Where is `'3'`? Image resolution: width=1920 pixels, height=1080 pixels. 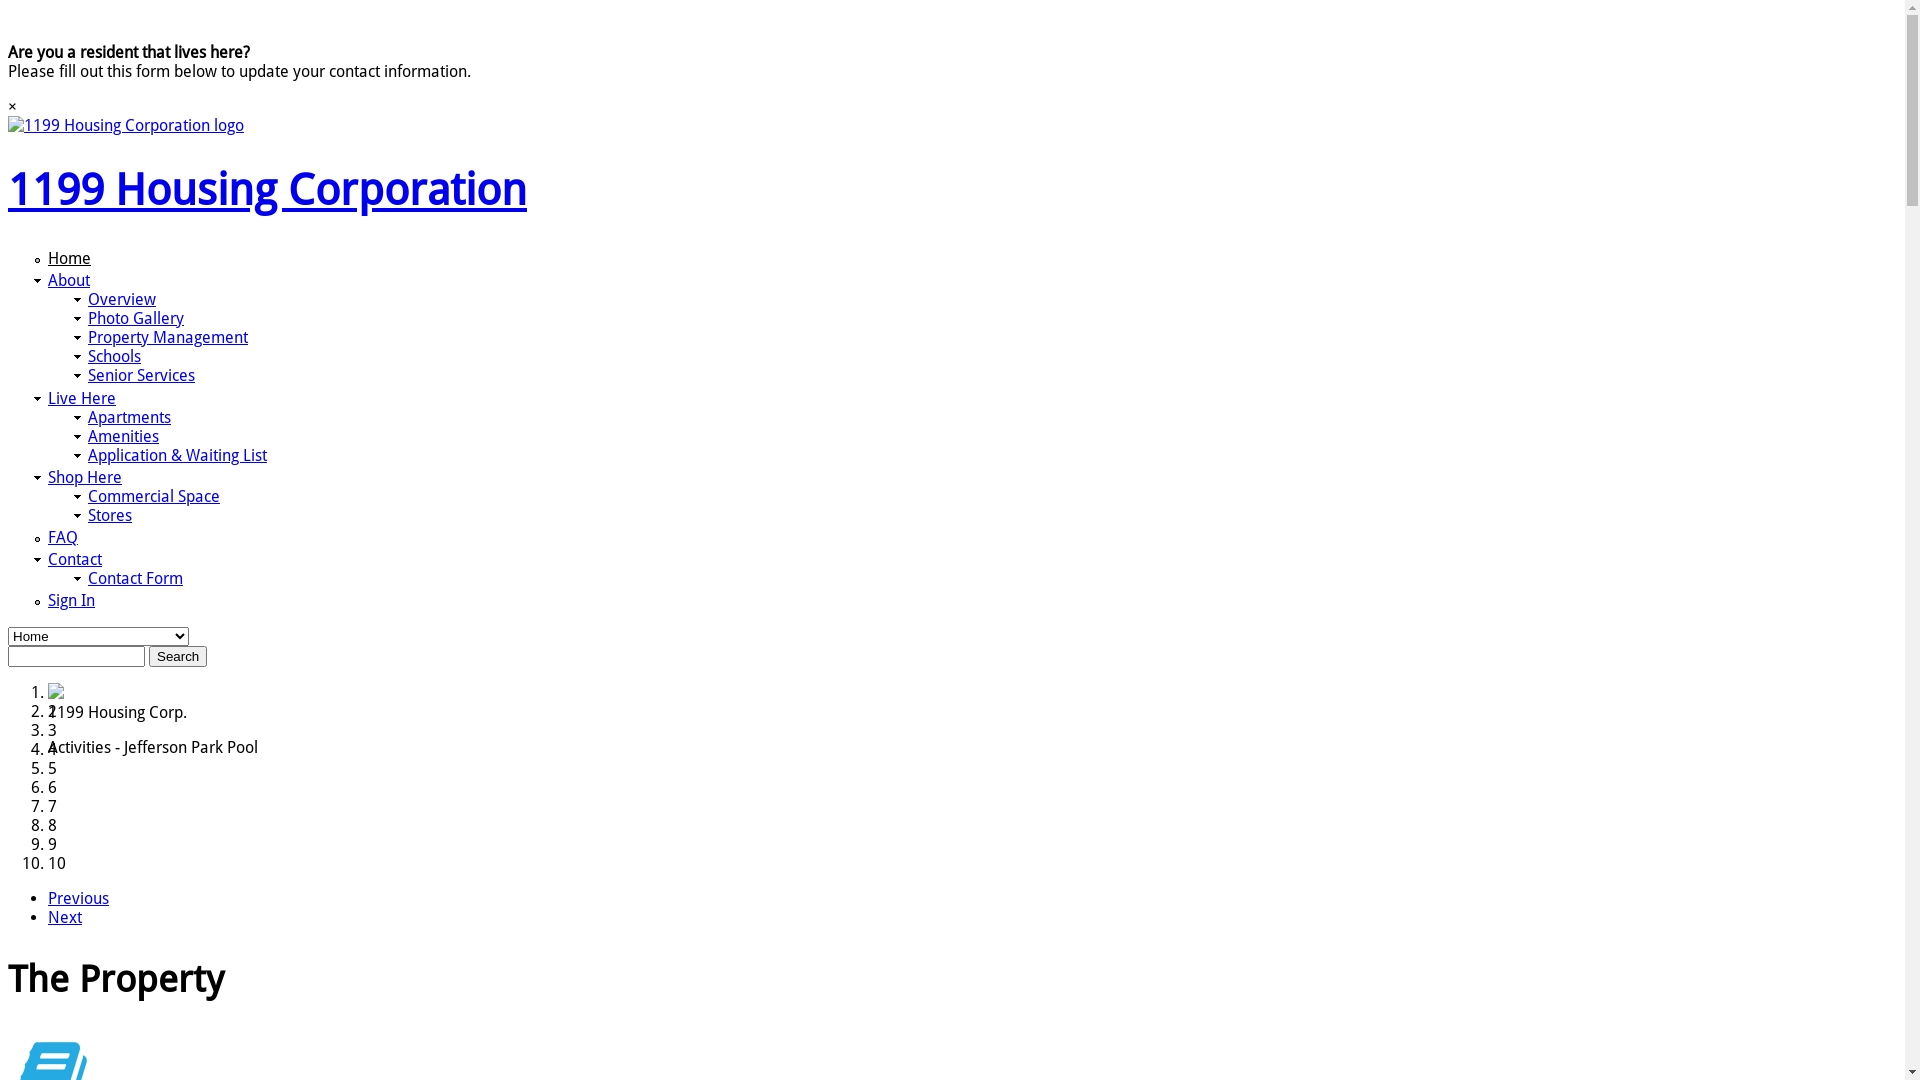
'3' is located at coordinates (52, 730).